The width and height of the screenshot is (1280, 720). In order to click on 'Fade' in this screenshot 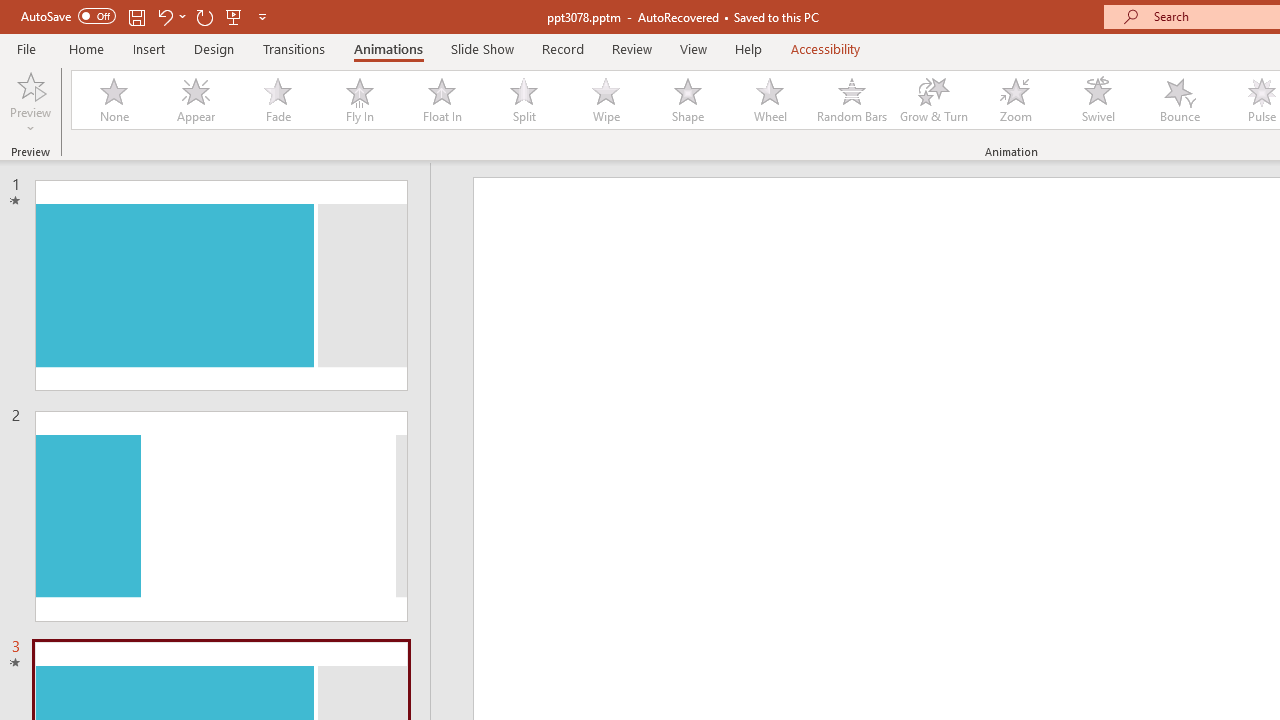, I will do `click(276, 100)`.